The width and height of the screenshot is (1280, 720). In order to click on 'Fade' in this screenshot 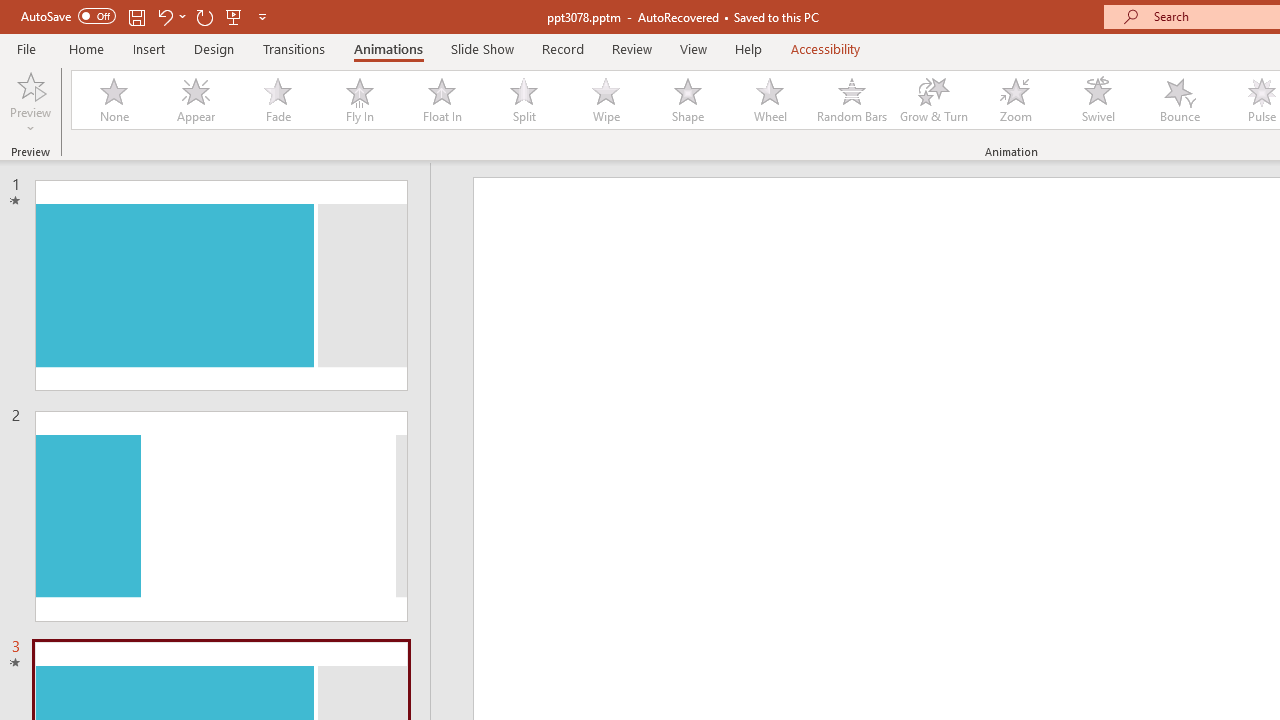, I will do `click(276, 100)`.